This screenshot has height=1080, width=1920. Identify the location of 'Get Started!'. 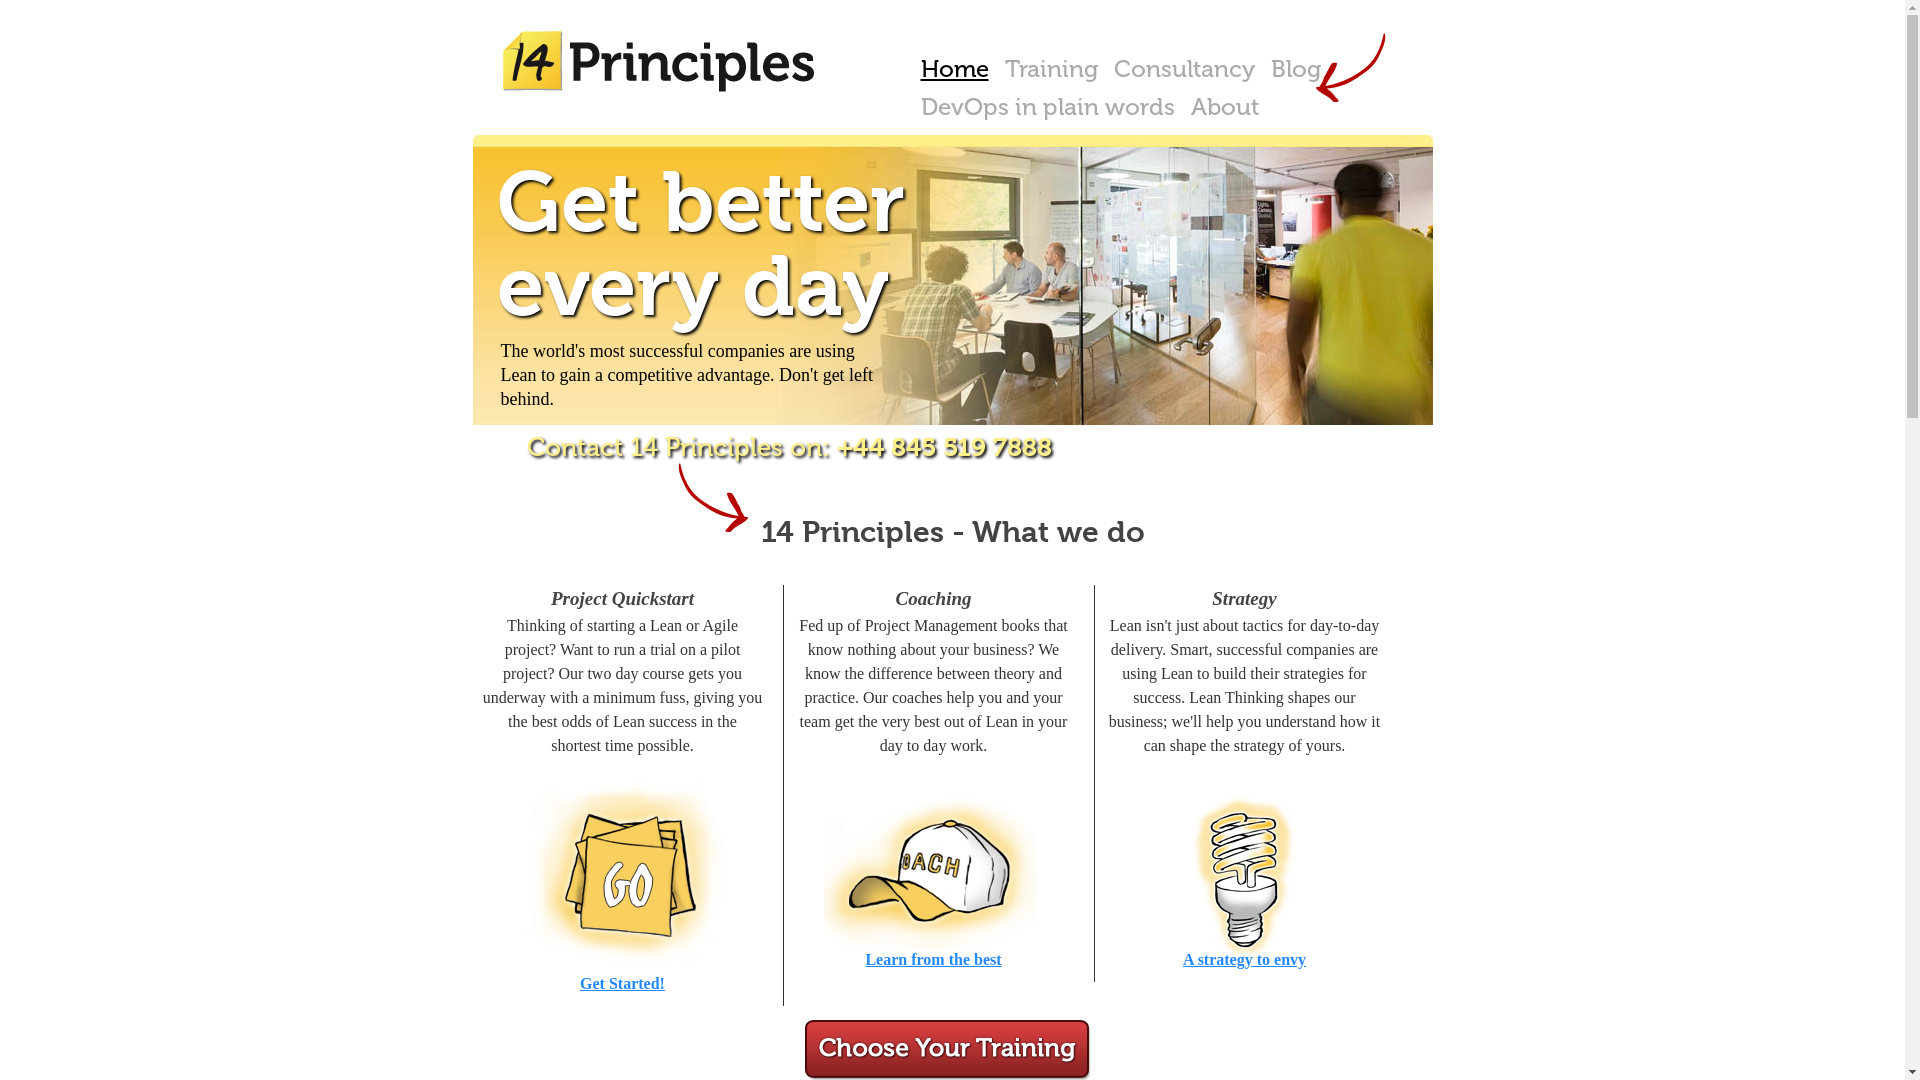
(579, 981).